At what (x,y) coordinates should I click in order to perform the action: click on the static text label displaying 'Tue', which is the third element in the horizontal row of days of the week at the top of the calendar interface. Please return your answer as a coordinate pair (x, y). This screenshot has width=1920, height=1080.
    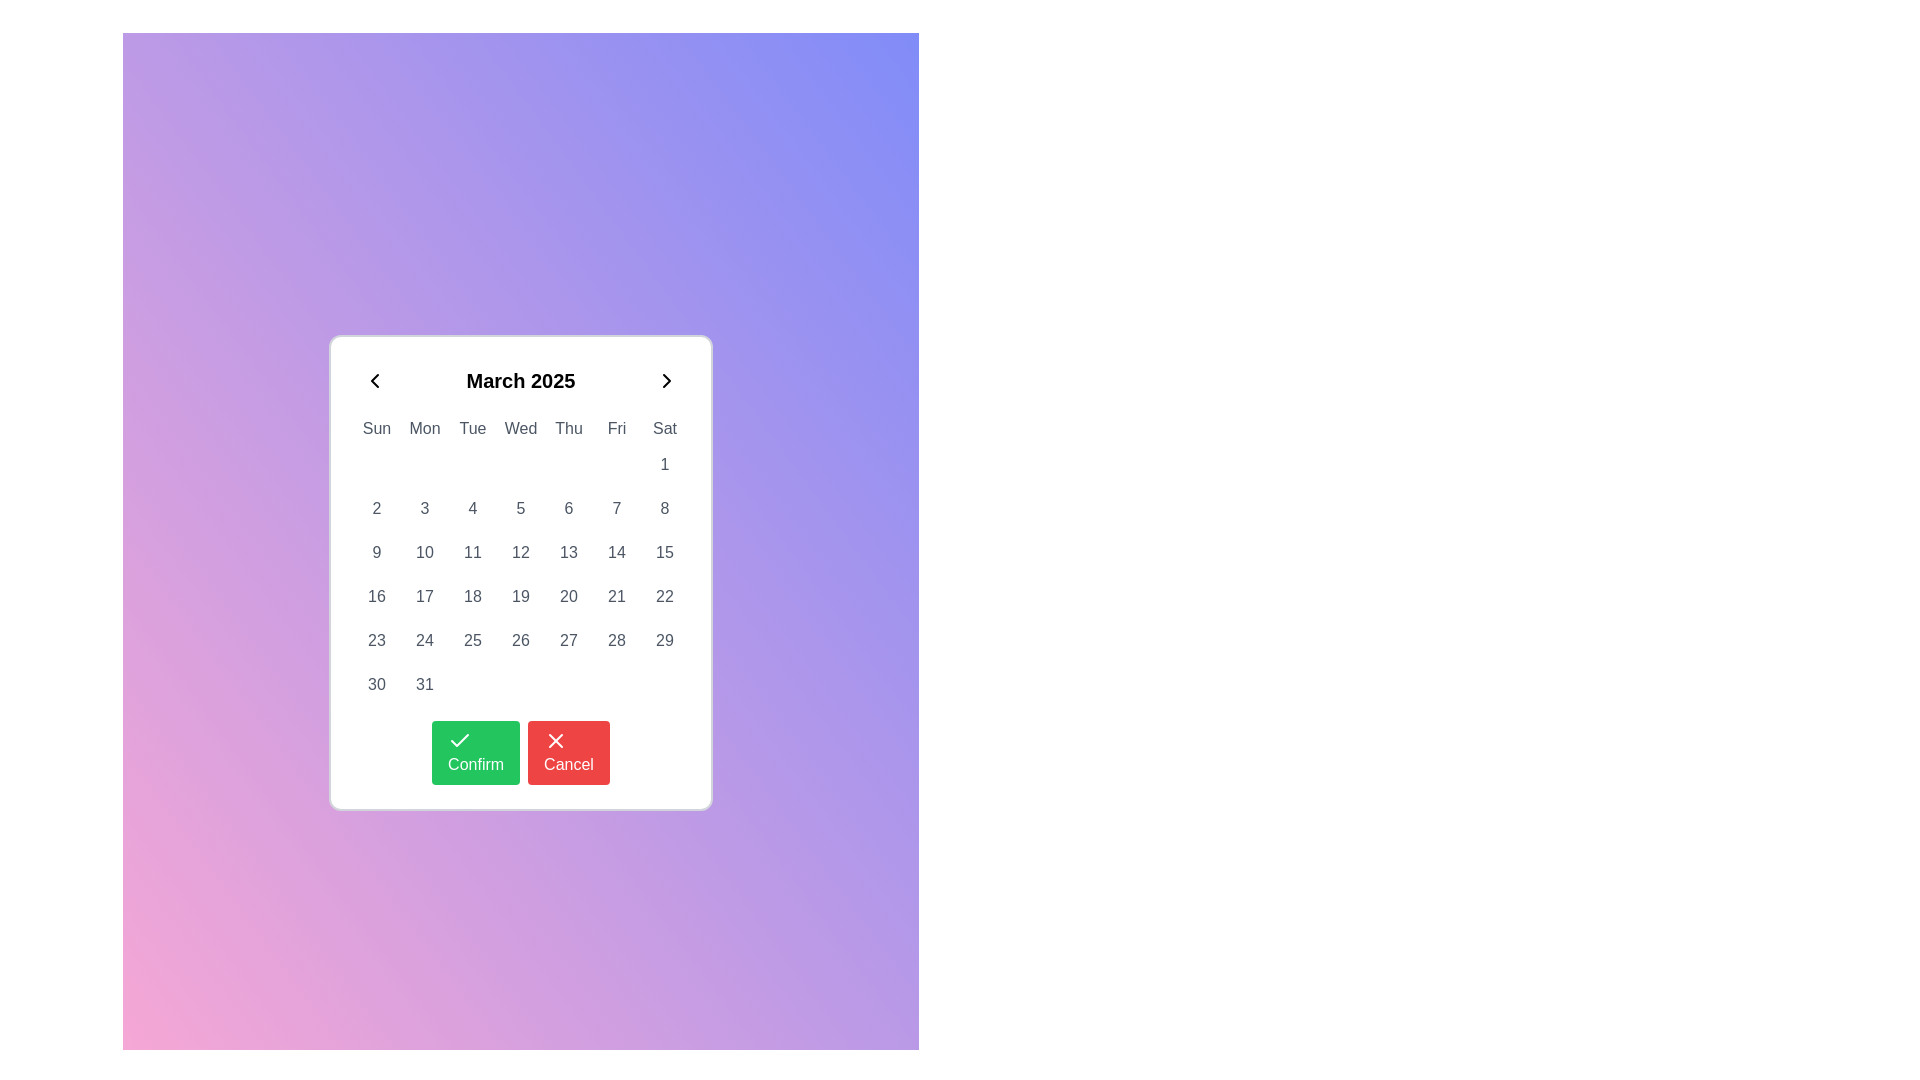
    Looking at the image, I should click on (472, 427).